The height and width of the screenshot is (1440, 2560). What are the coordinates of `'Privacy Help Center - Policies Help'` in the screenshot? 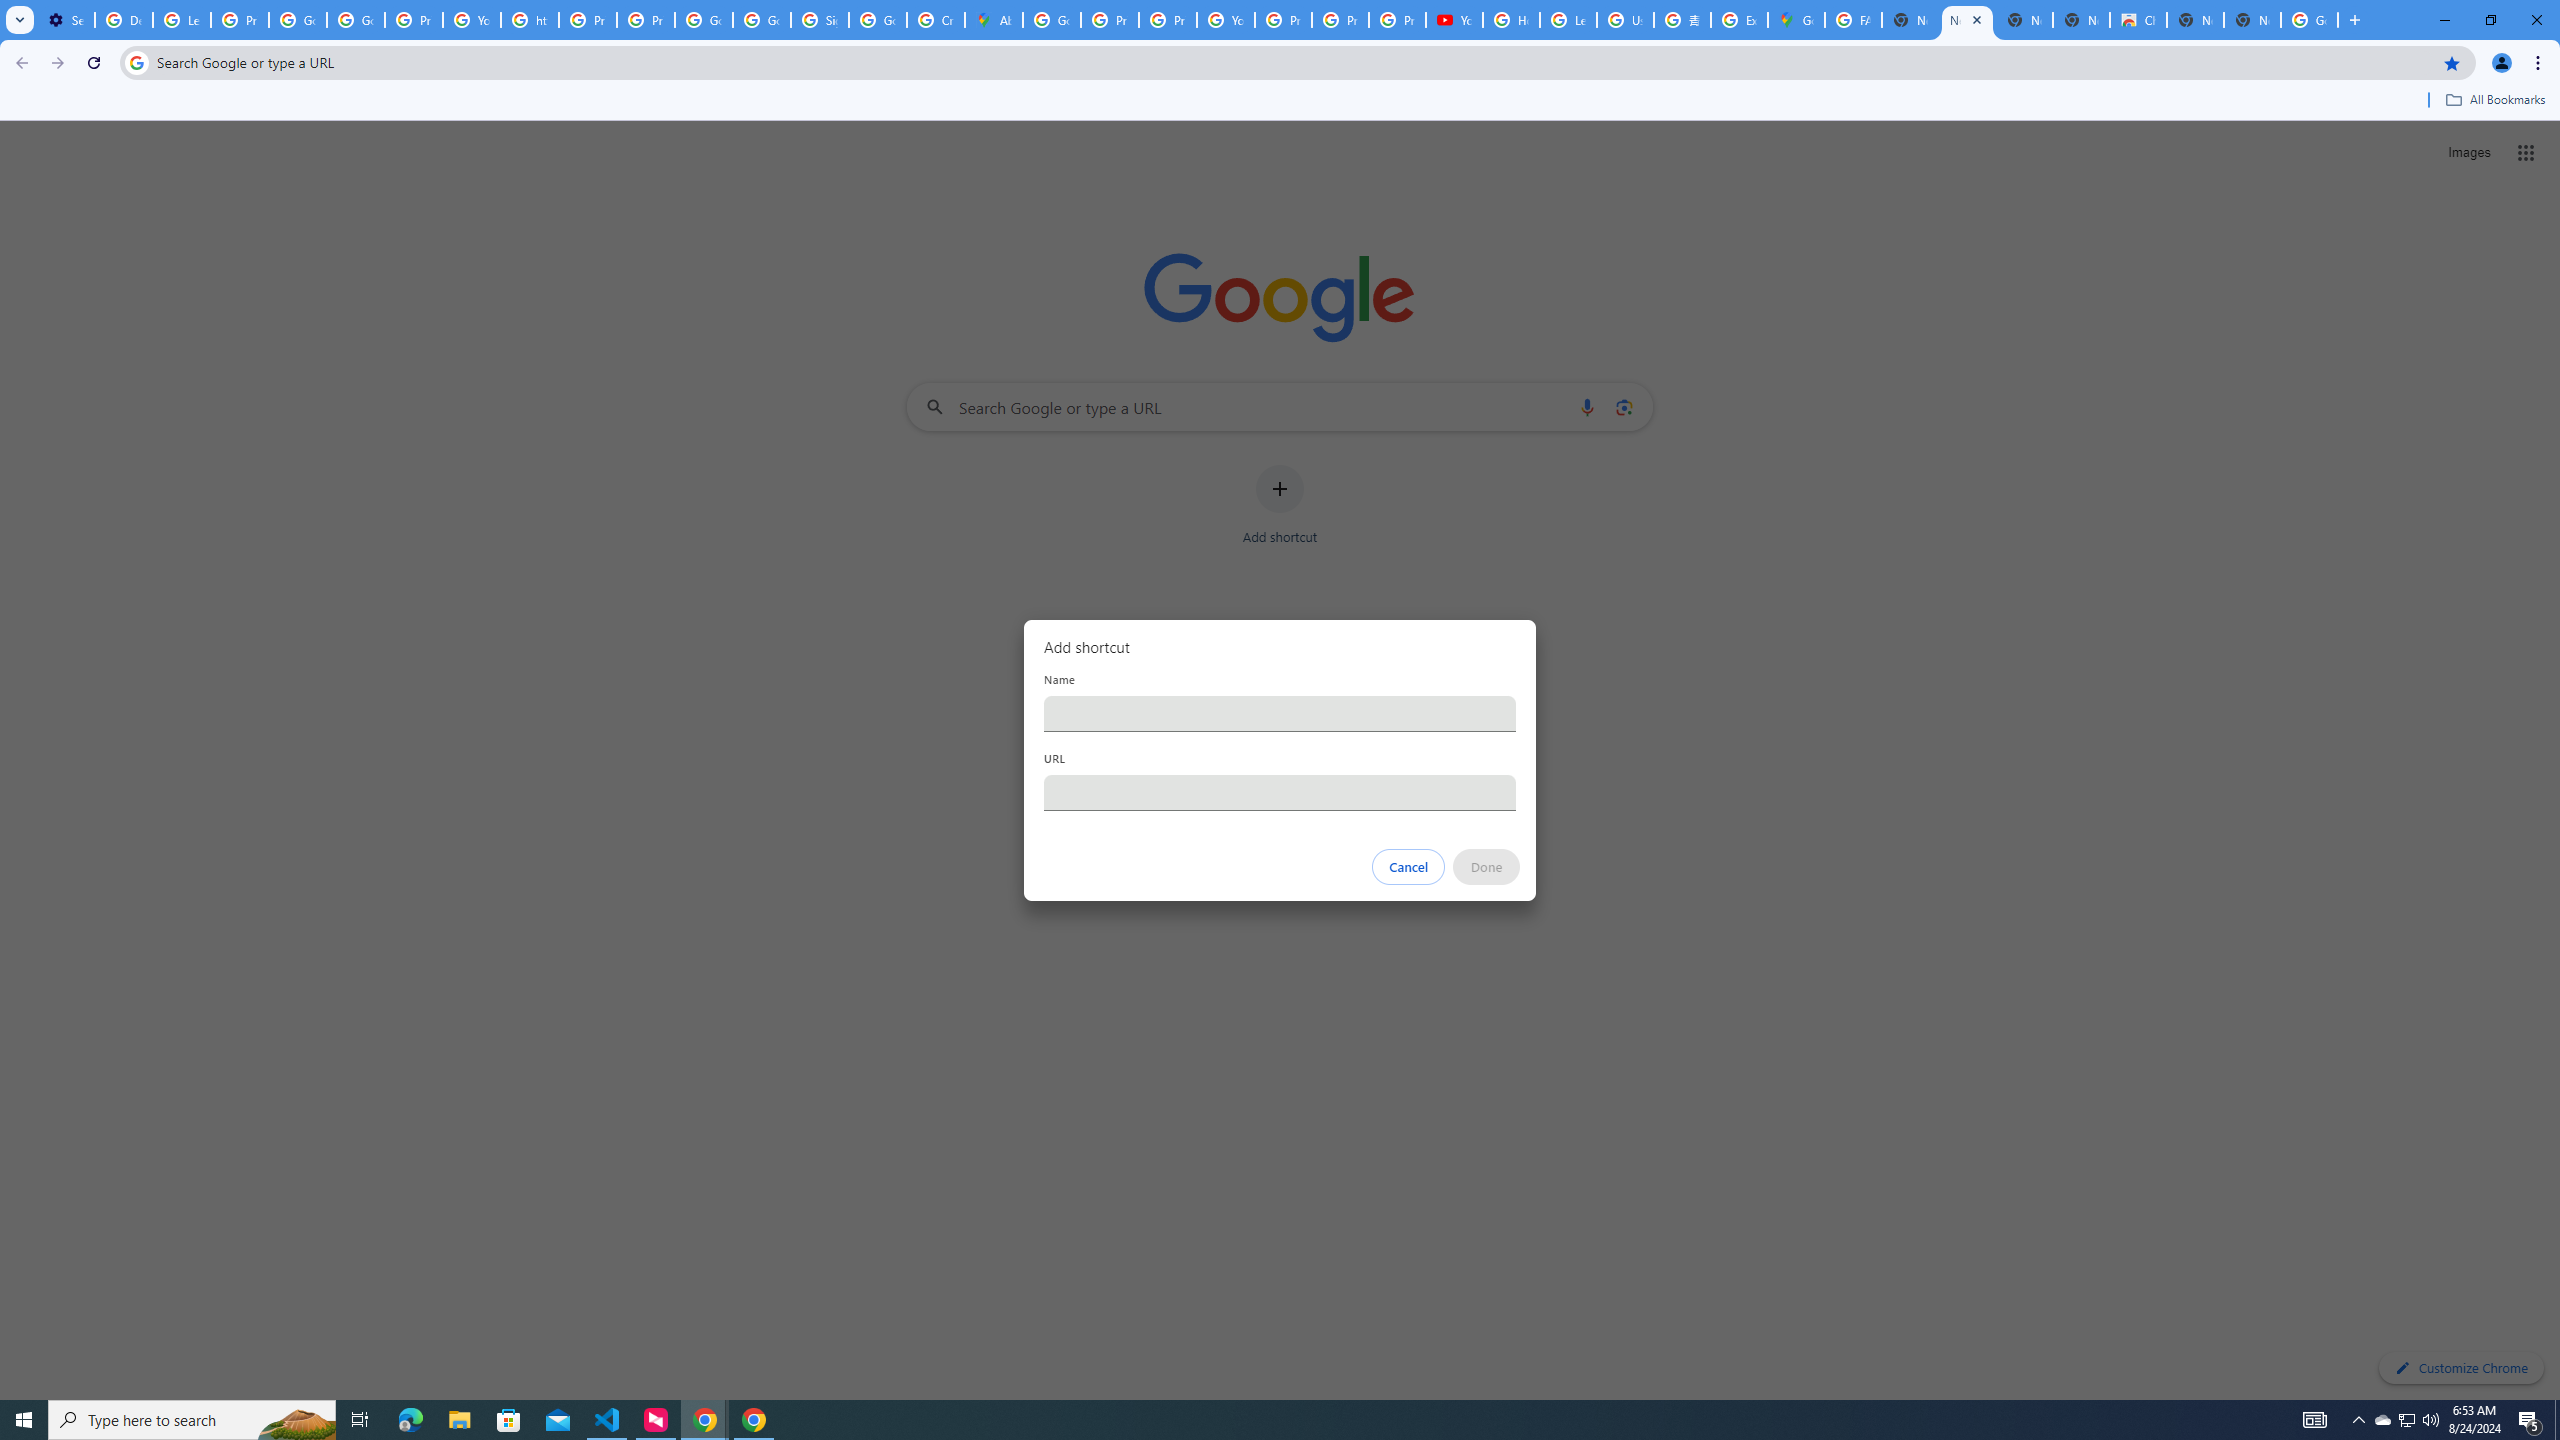 It's located at (1166, 19).